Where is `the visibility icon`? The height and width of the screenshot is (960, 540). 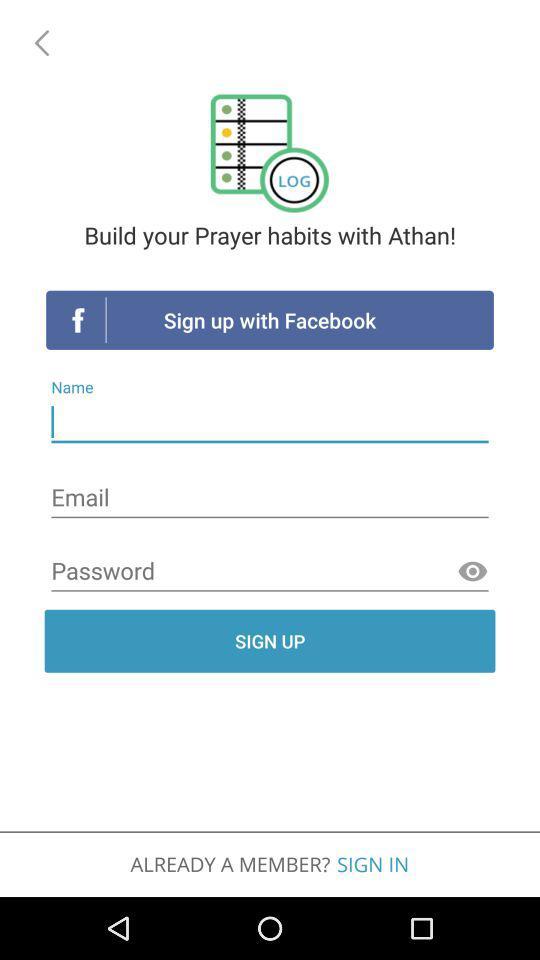 the visibility icon is located at coordinates (472, 572).